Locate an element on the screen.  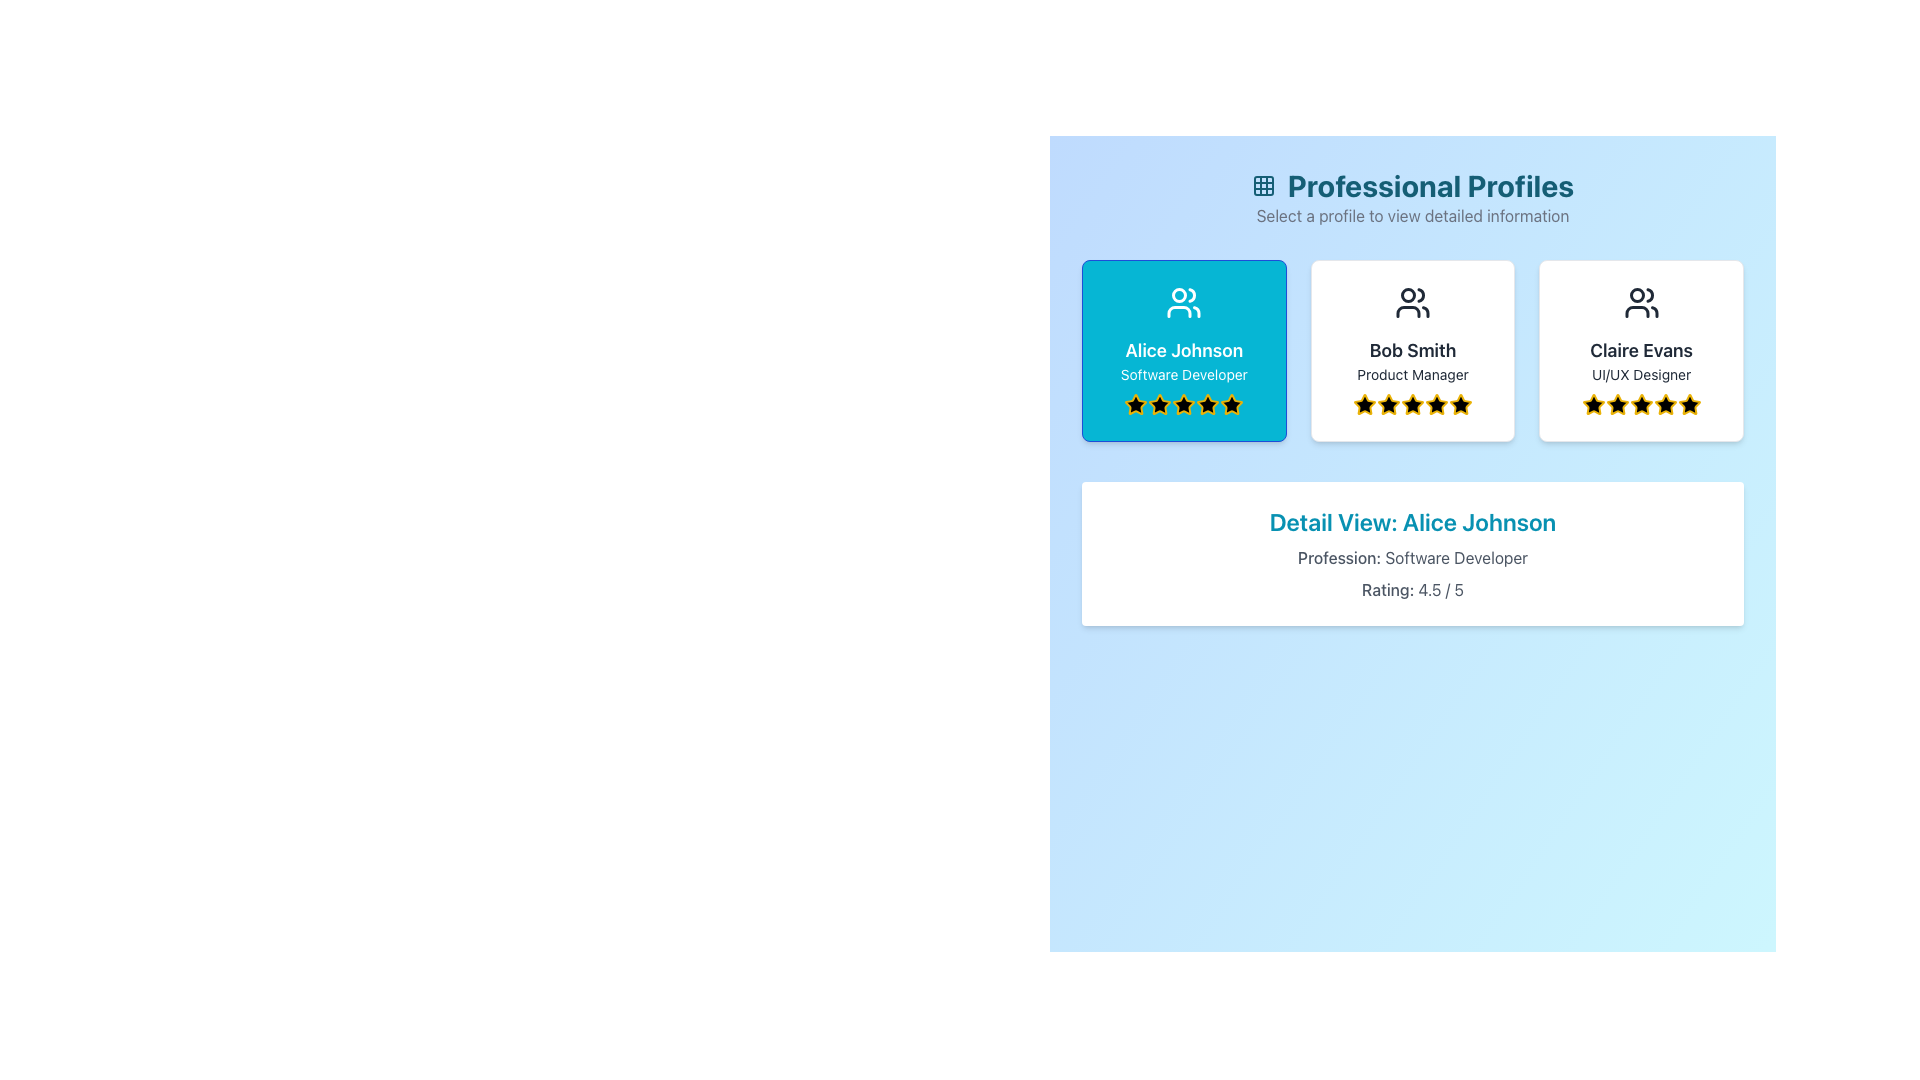
the fifth and final Rating Star Icon on Claire Evans' profile card, which is a yellow star outlined in black, located at the bottom of the profile card is located at coordinates (1665, 405).